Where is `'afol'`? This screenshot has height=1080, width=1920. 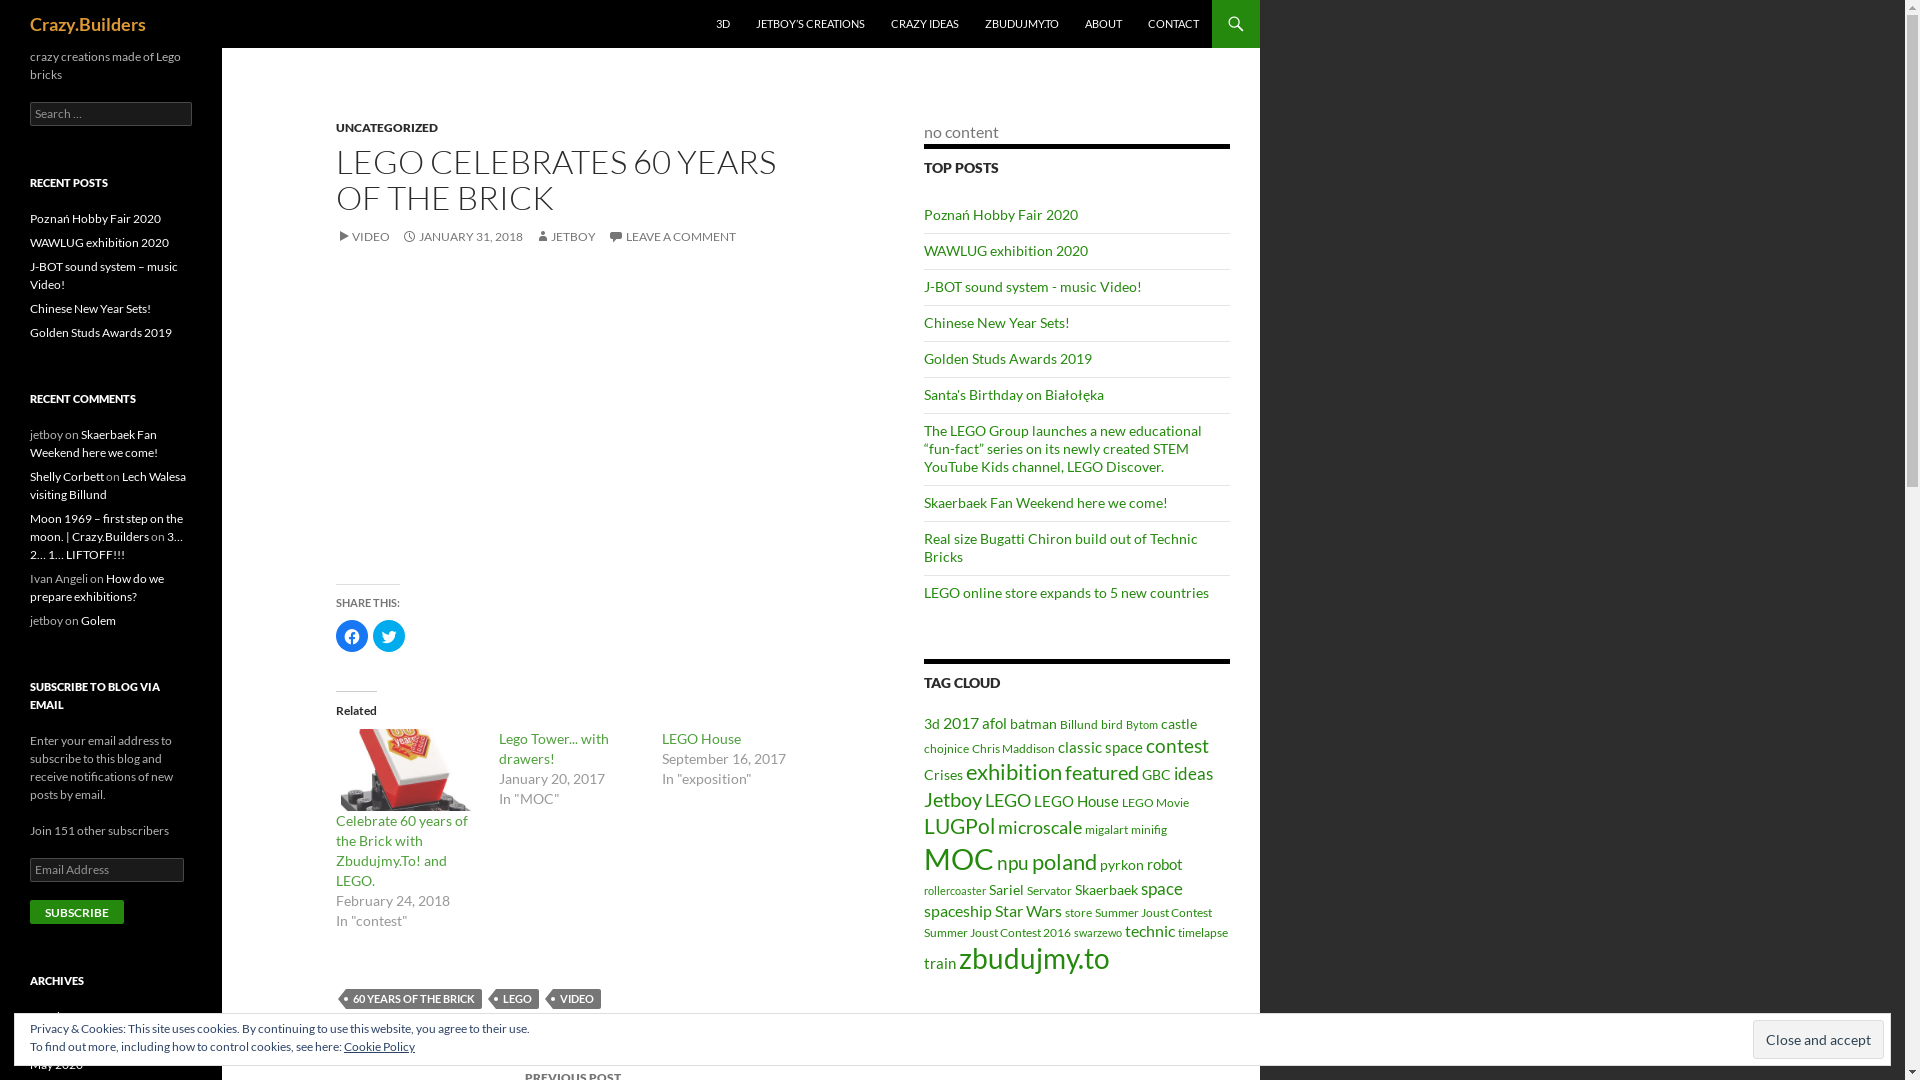 'afol' is located at coordinates (994, 722).